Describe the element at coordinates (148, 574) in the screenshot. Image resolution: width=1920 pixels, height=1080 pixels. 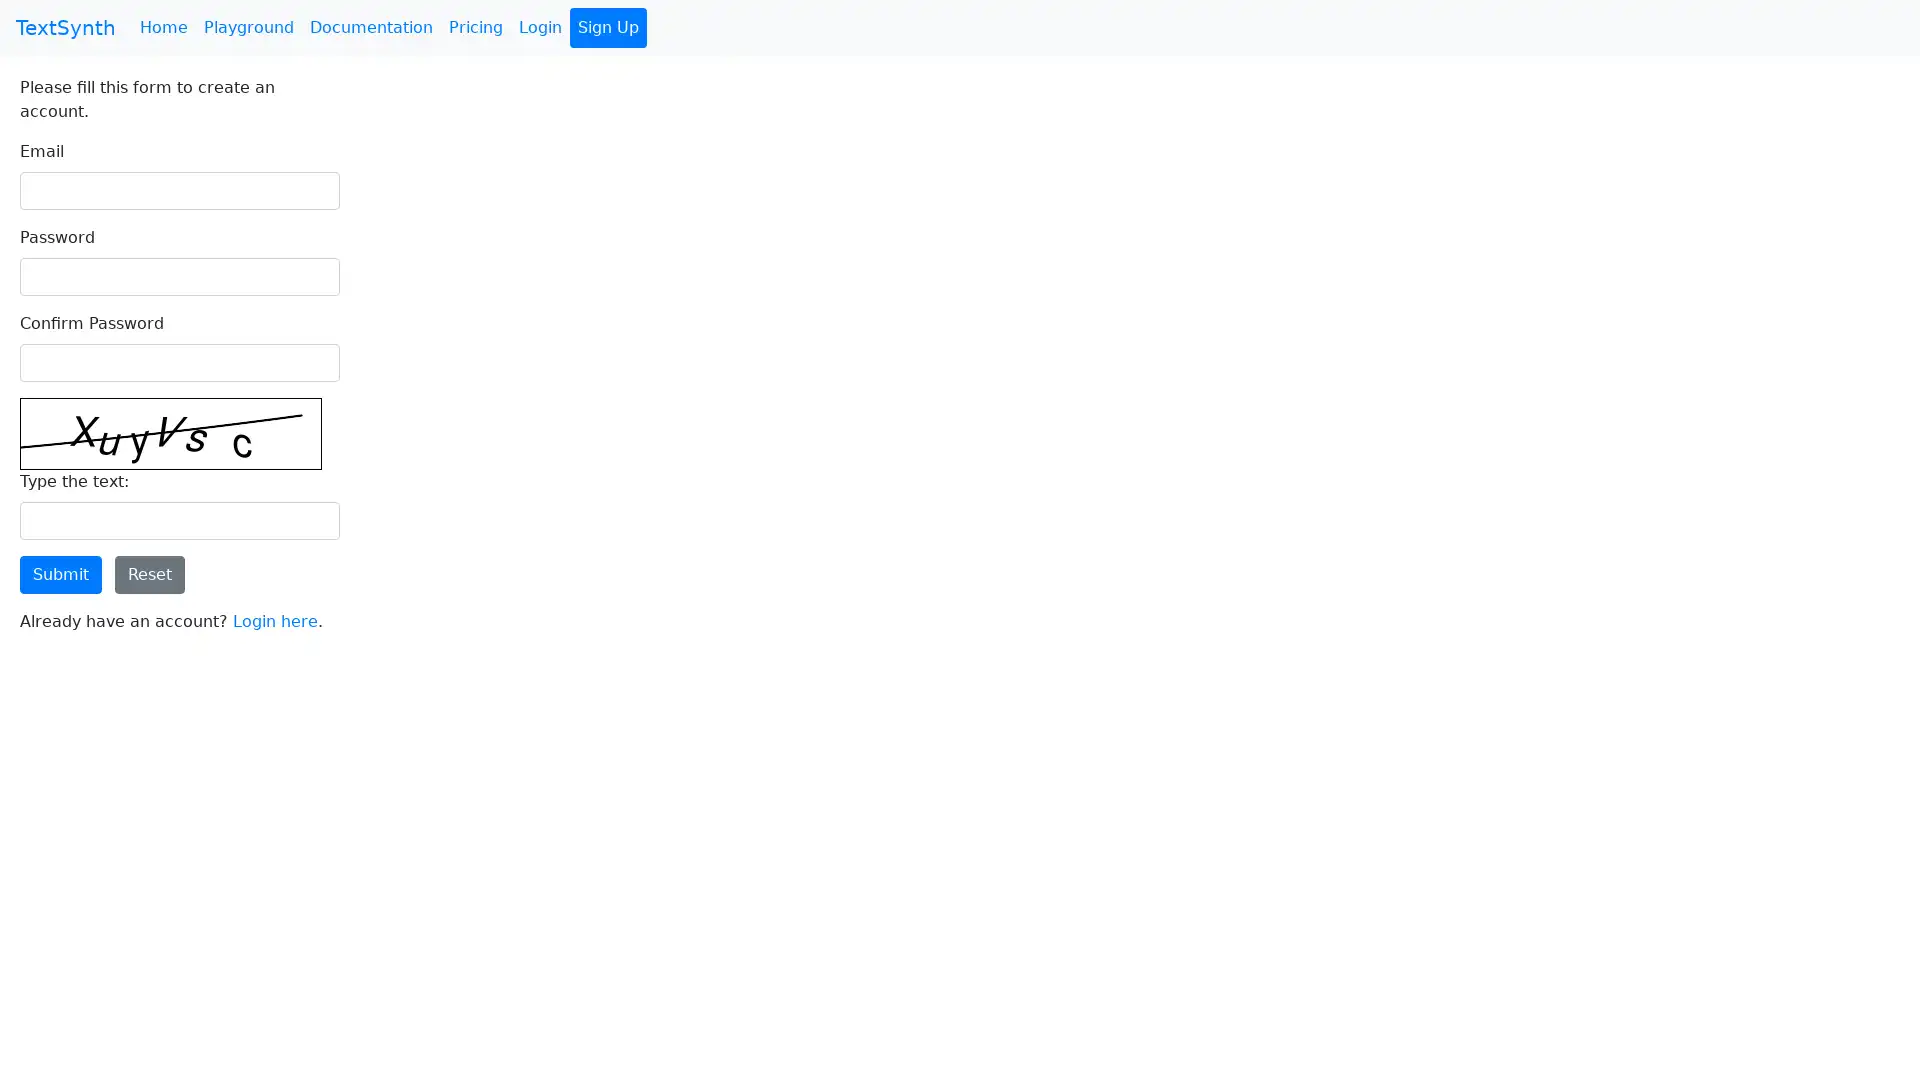
I see `Reset` at that location.